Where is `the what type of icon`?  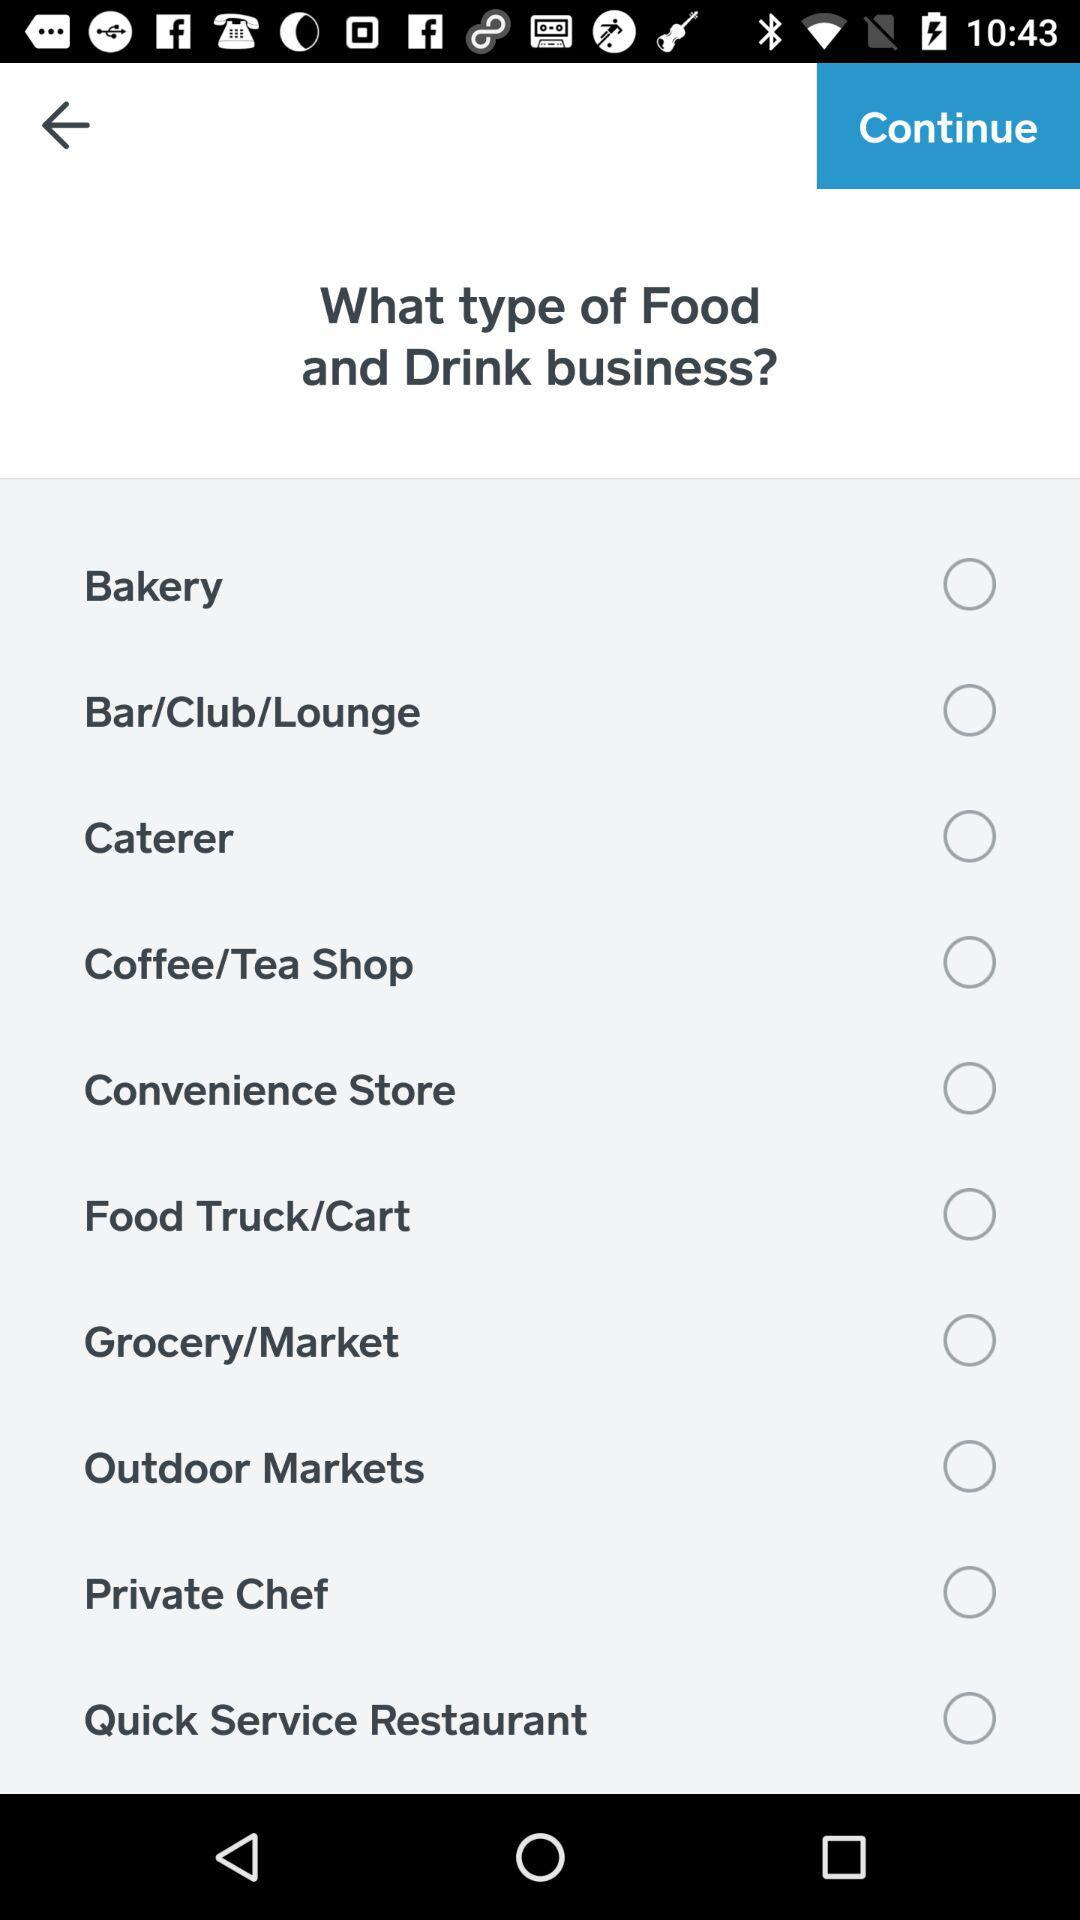
the what type of icon is located at coordinates (540, 334).